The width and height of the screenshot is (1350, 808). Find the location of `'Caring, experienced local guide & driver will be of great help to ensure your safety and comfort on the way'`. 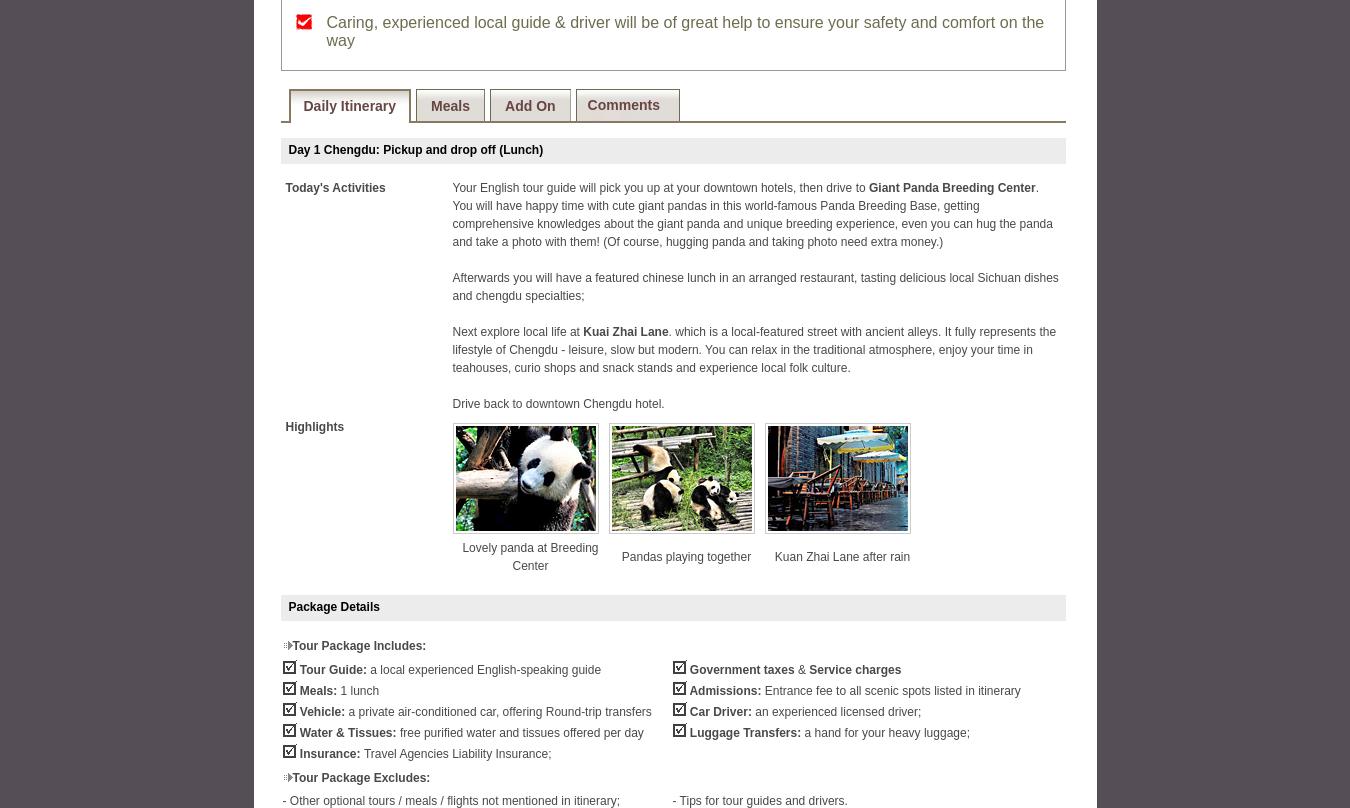

'Caring, experienced local guide & driver will be of great help to ensure your safety and comfort on the way' is located at coordinates (683, 31).